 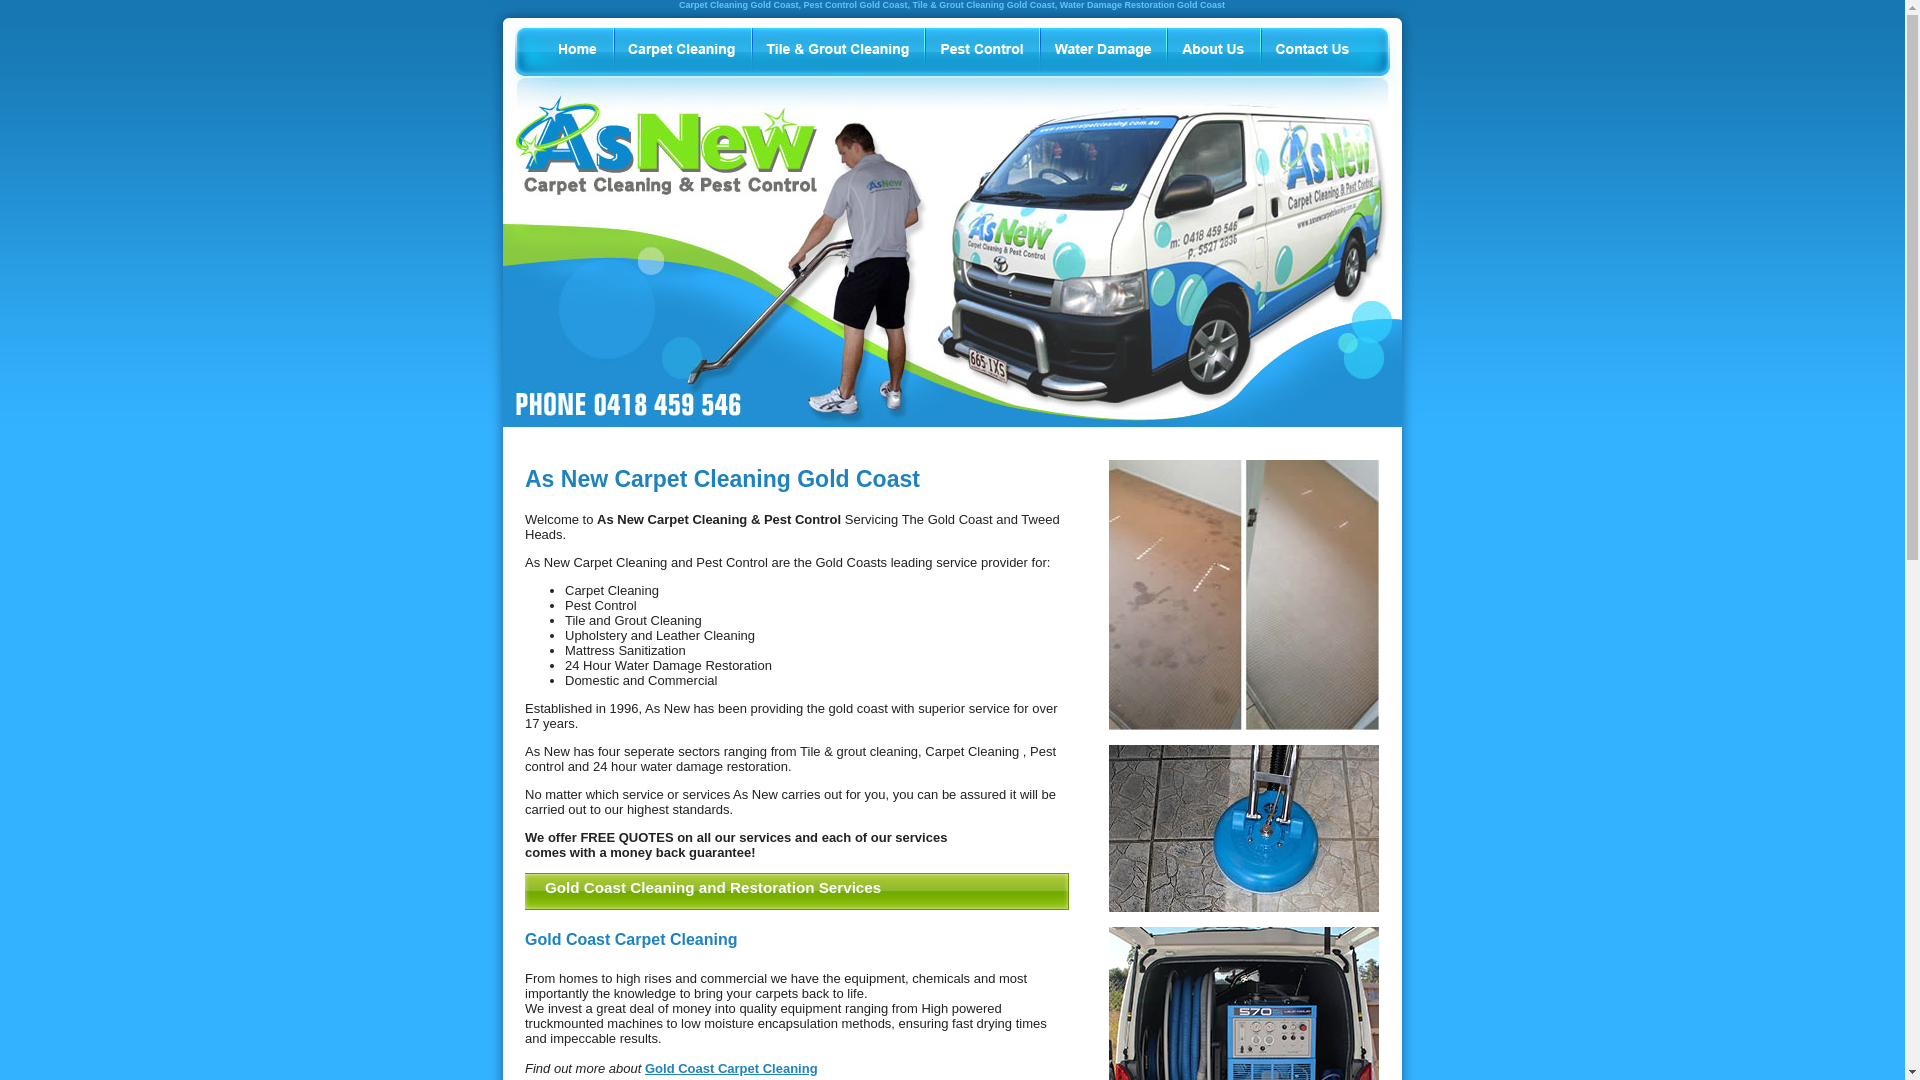 What do you see at coordinates (730, 1067) in the screenshot?
I see `'Gold Coast Carpet Cleaning'` at bounding box center [730, 1067].